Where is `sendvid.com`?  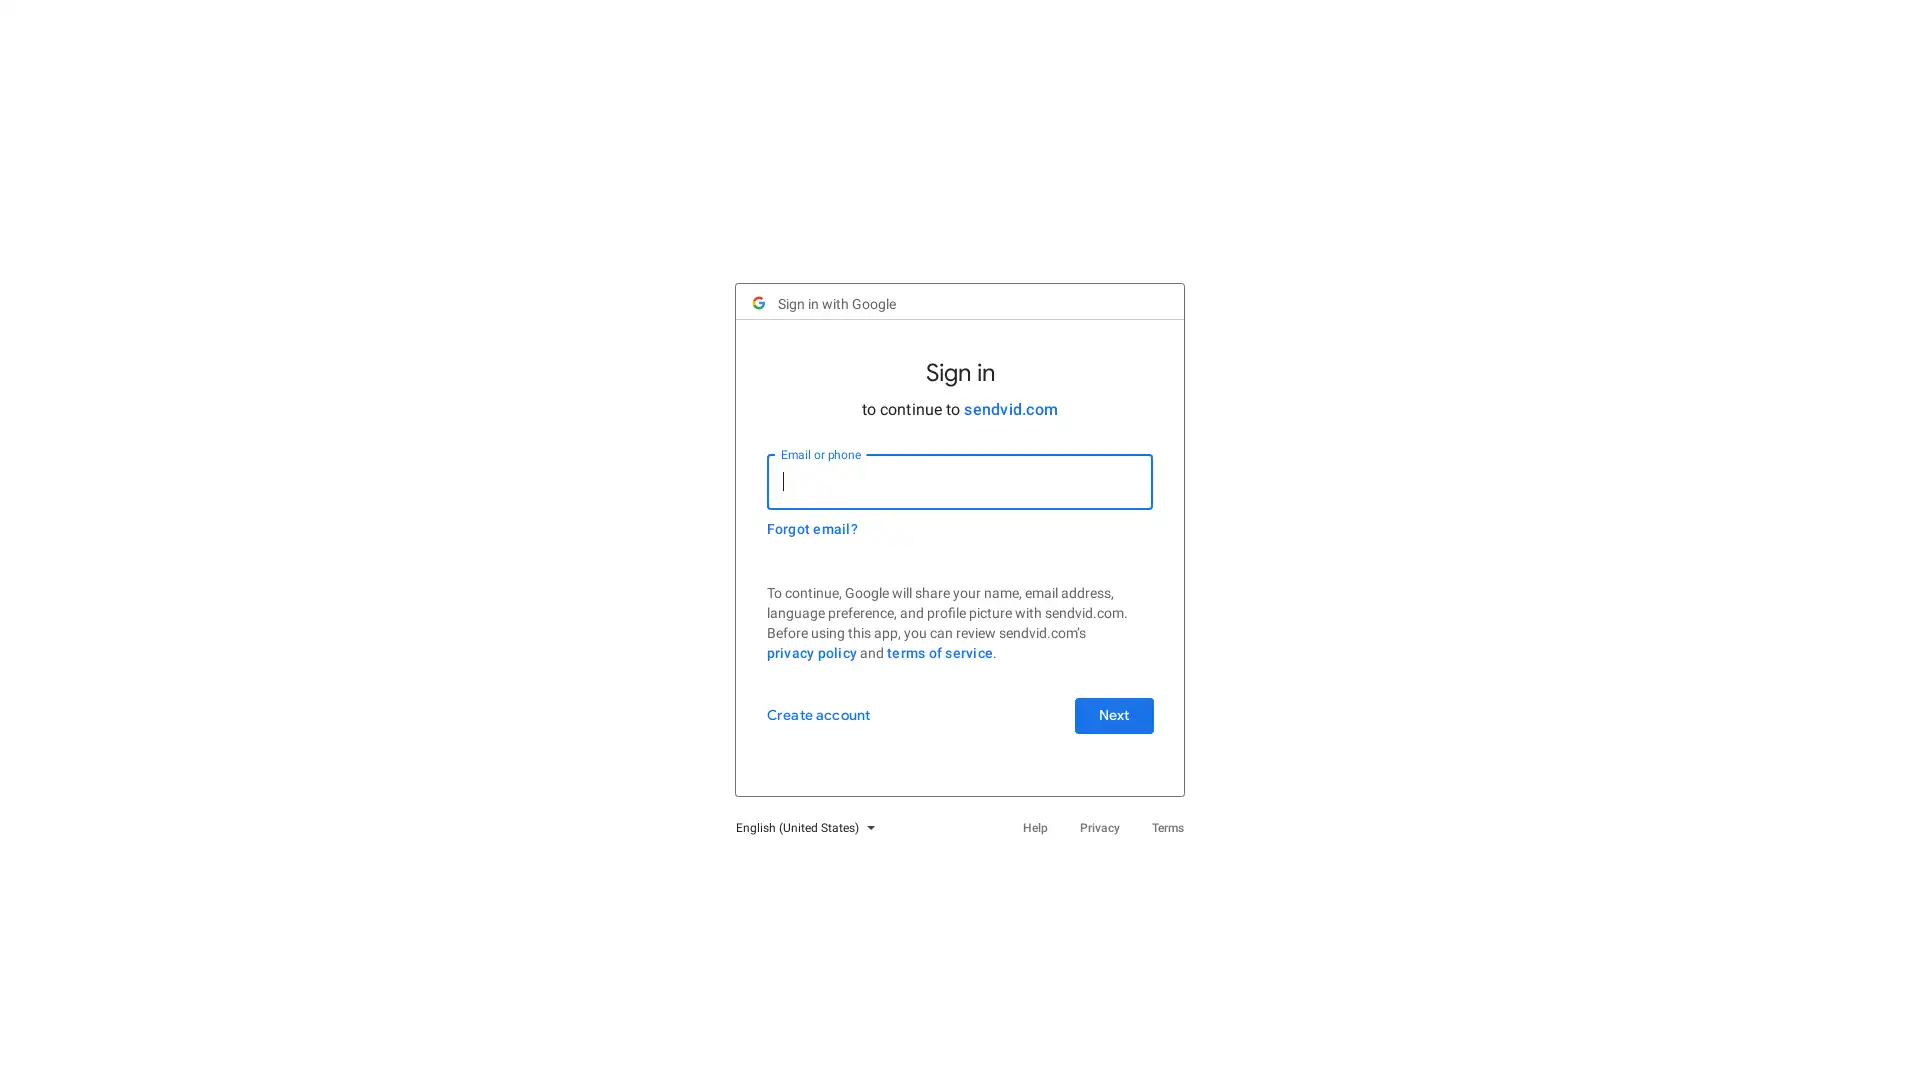
sendvid.com is located at coordinates (1011, 415).